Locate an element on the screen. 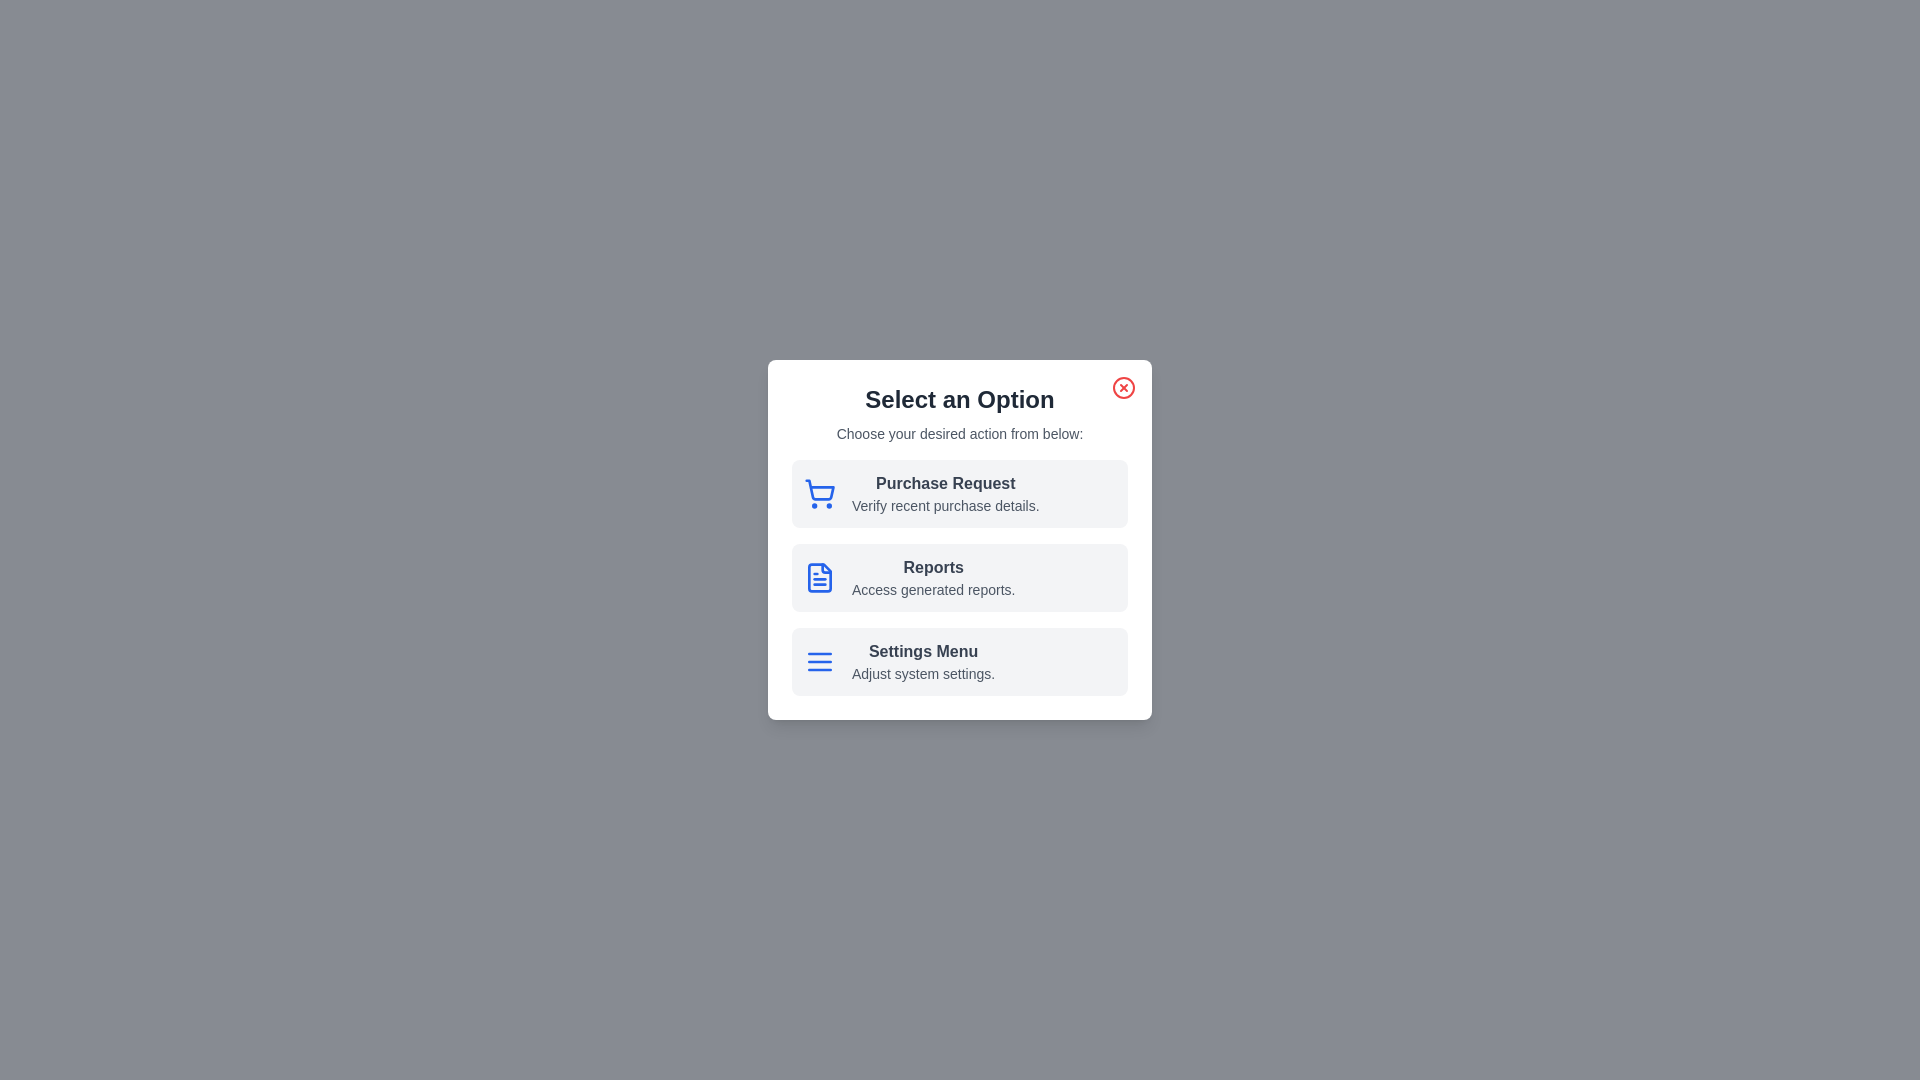  the option Purchase Request to reveal additional styles or information is located at coordinates (960, 493).